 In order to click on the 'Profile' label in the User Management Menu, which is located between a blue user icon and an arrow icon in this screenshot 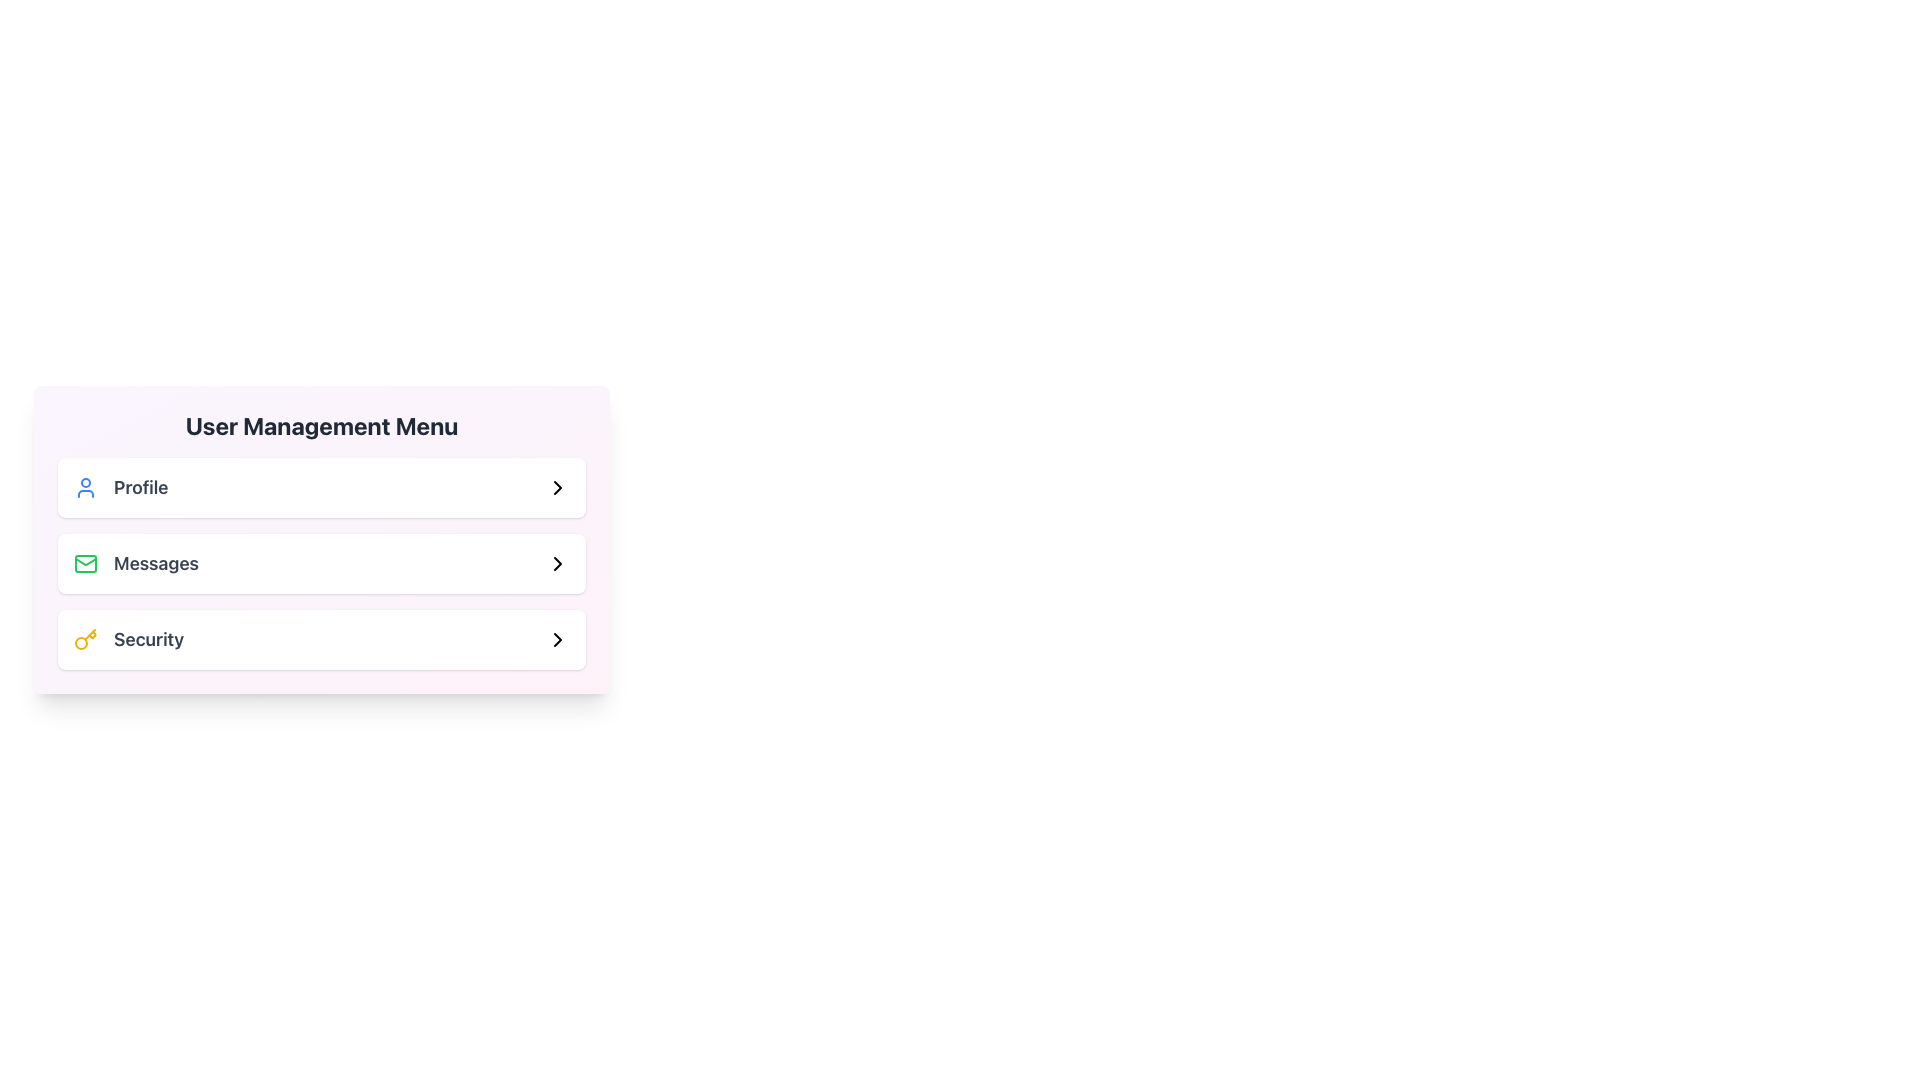, I will do `click(140, 488)`.